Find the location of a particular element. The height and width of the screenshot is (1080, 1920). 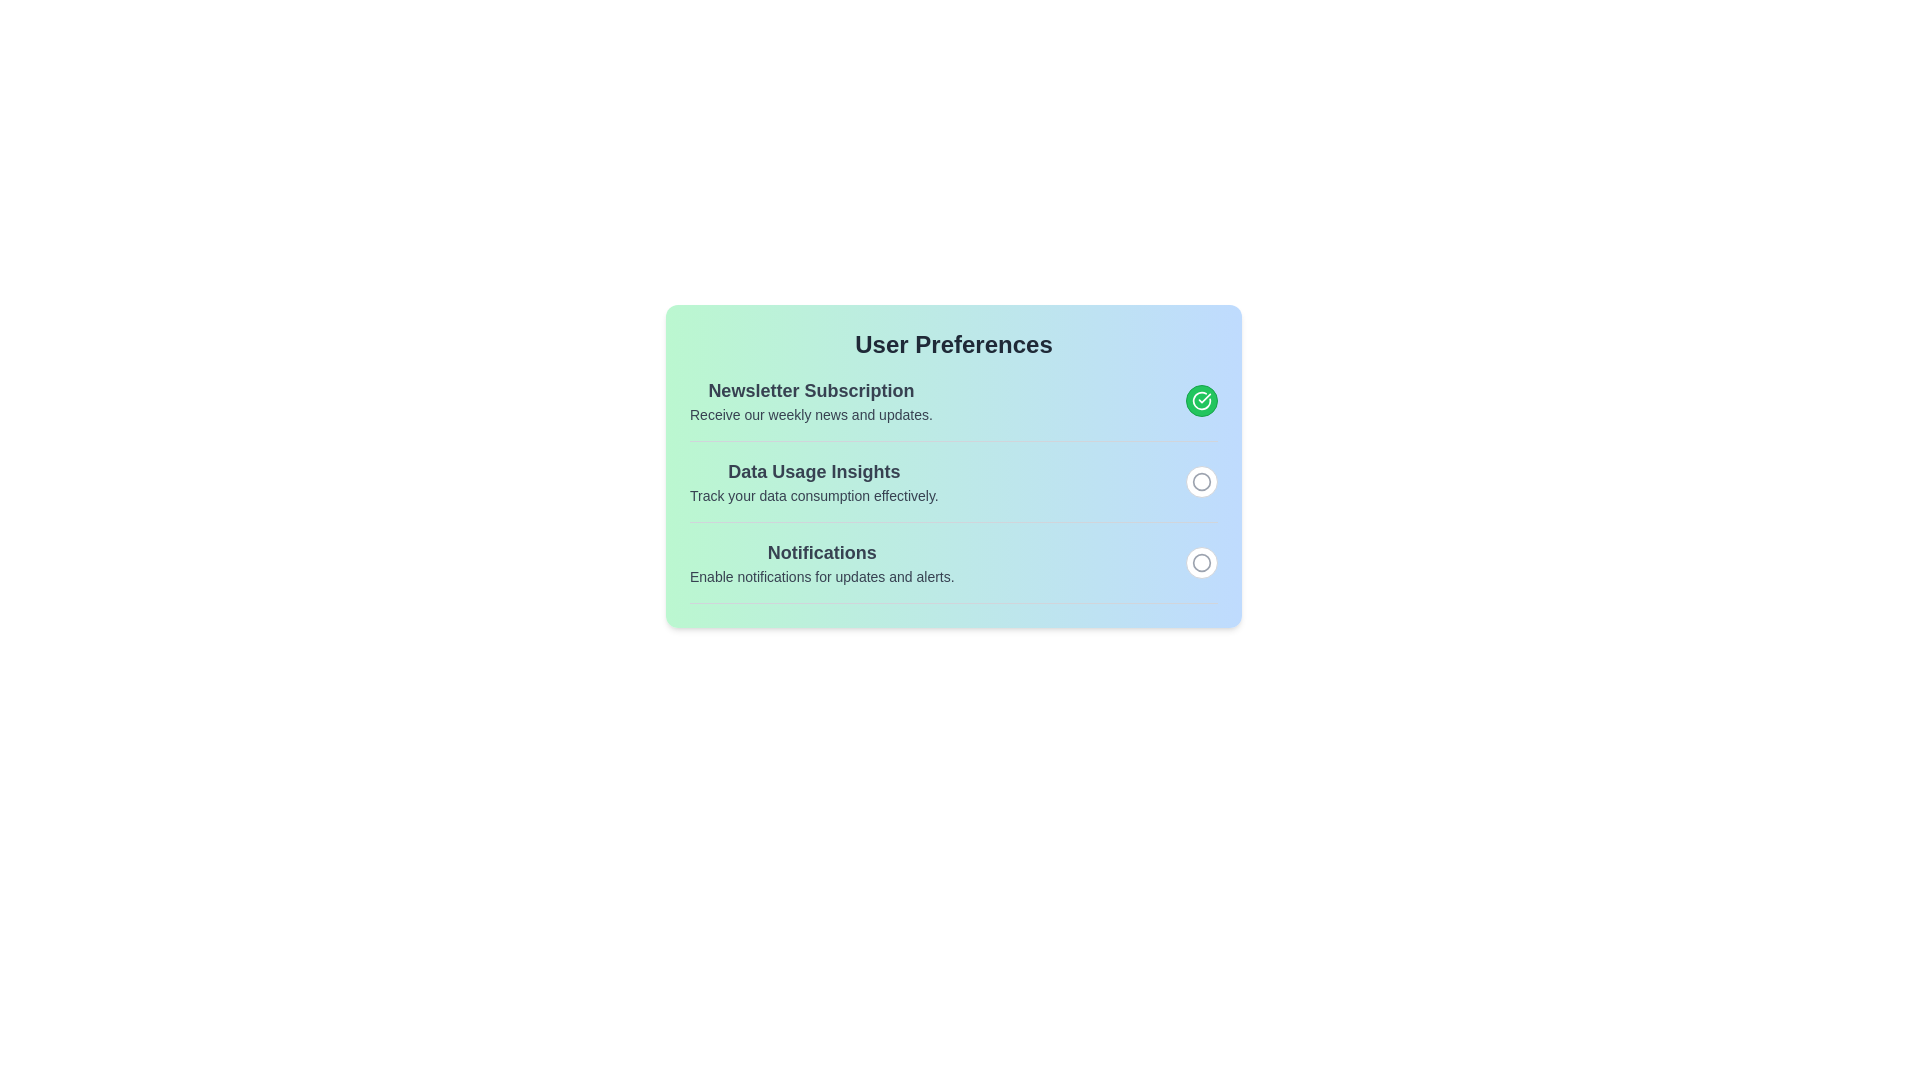

the text label reading 'Newsletter Subscription', which is styled in bold and larger font within a light green and blue gradient area, located in the upper left section of the 'User Preferences' card is located at coordinates (811, 390).